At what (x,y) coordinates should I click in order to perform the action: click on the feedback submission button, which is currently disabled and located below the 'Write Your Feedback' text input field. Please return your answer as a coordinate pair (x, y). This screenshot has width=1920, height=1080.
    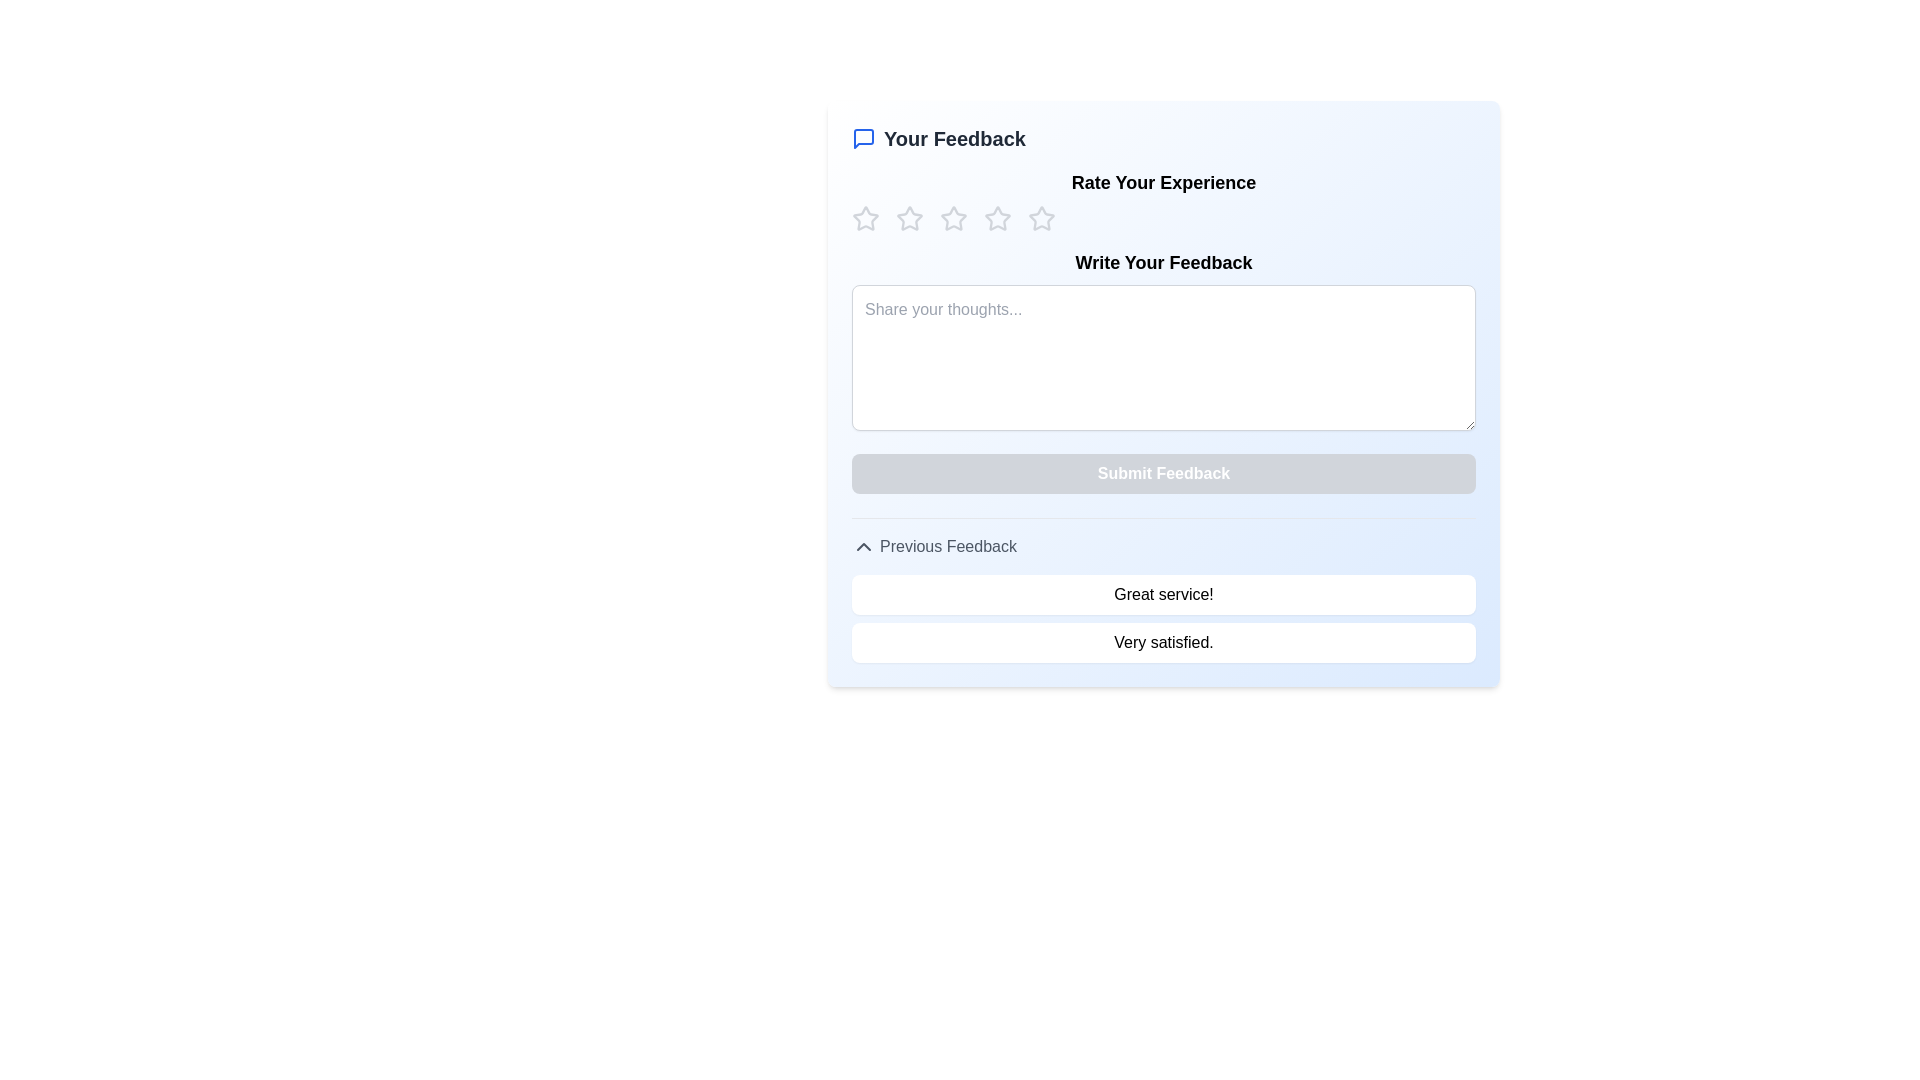
    Looking at the image, I should click on (1163, 474).